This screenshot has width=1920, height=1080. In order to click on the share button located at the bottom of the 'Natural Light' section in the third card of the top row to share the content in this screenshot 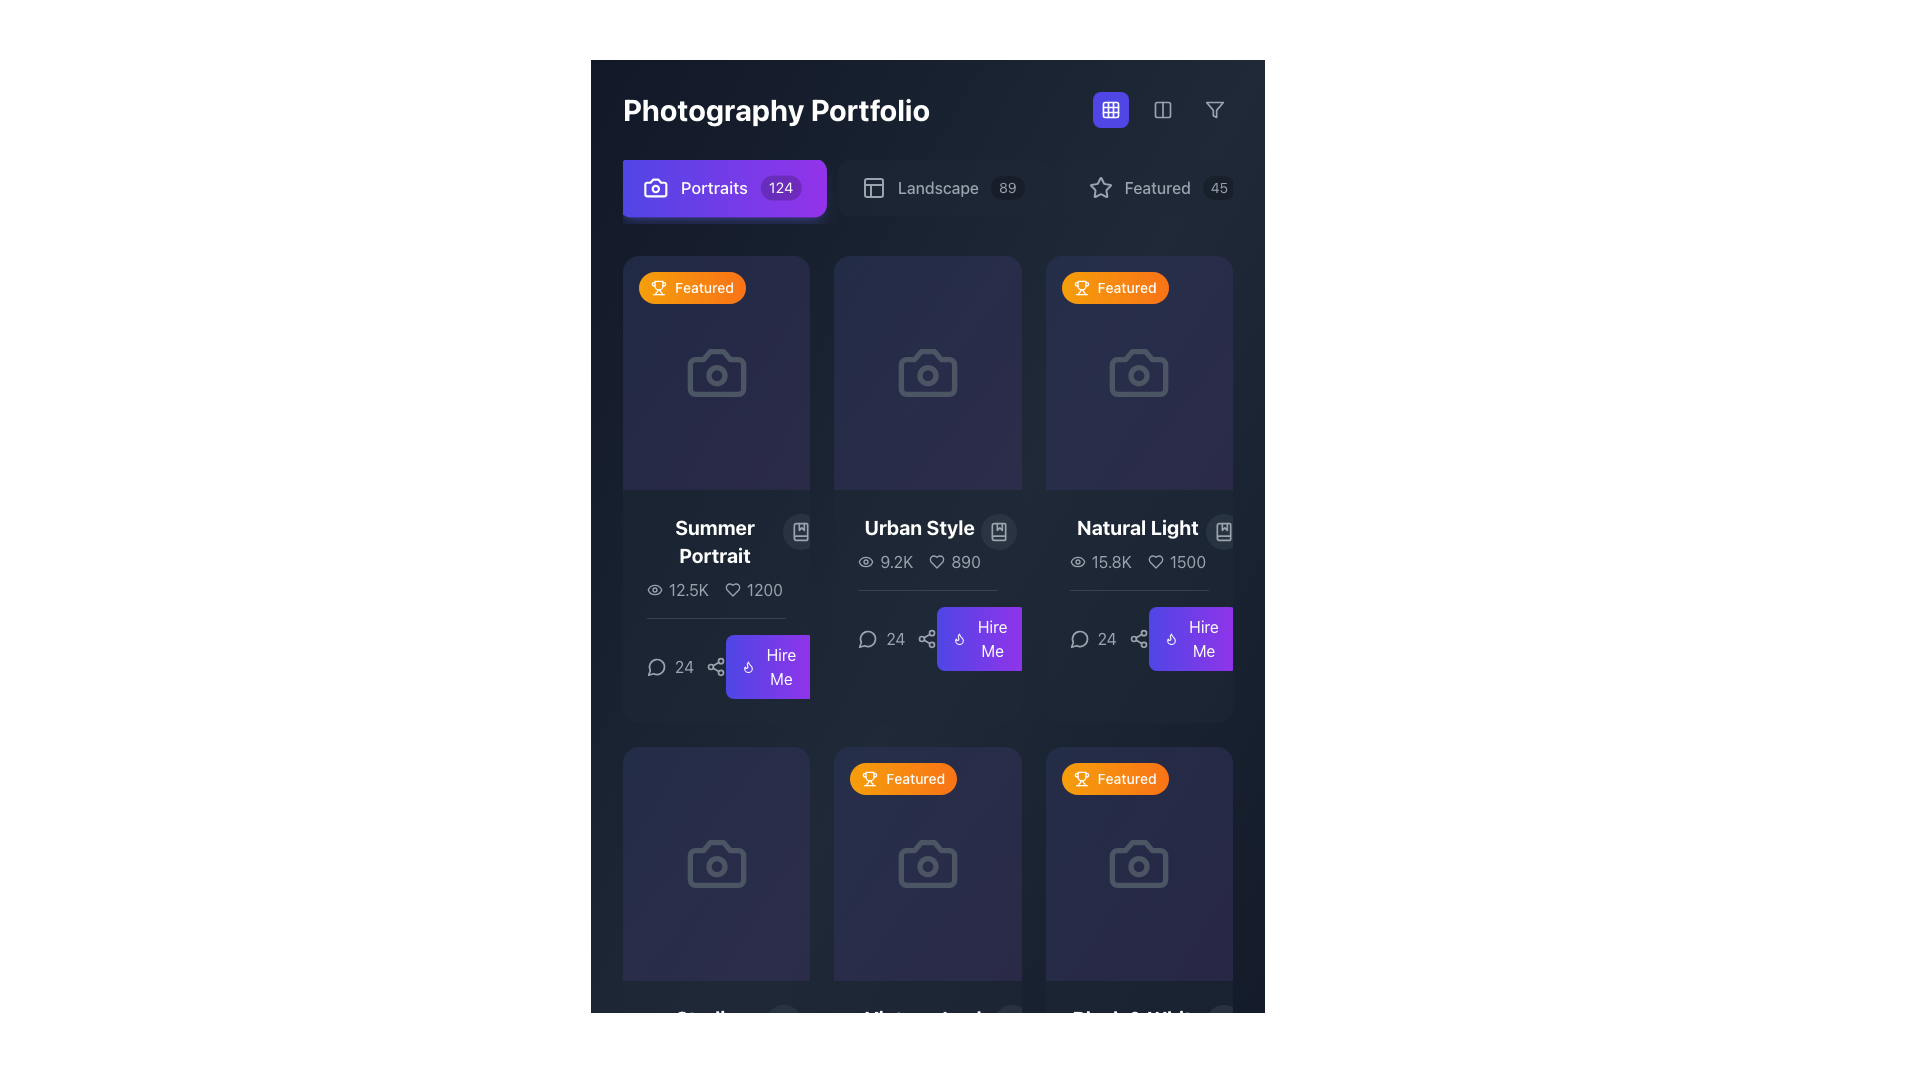, I will do `click(1138, 639)`.